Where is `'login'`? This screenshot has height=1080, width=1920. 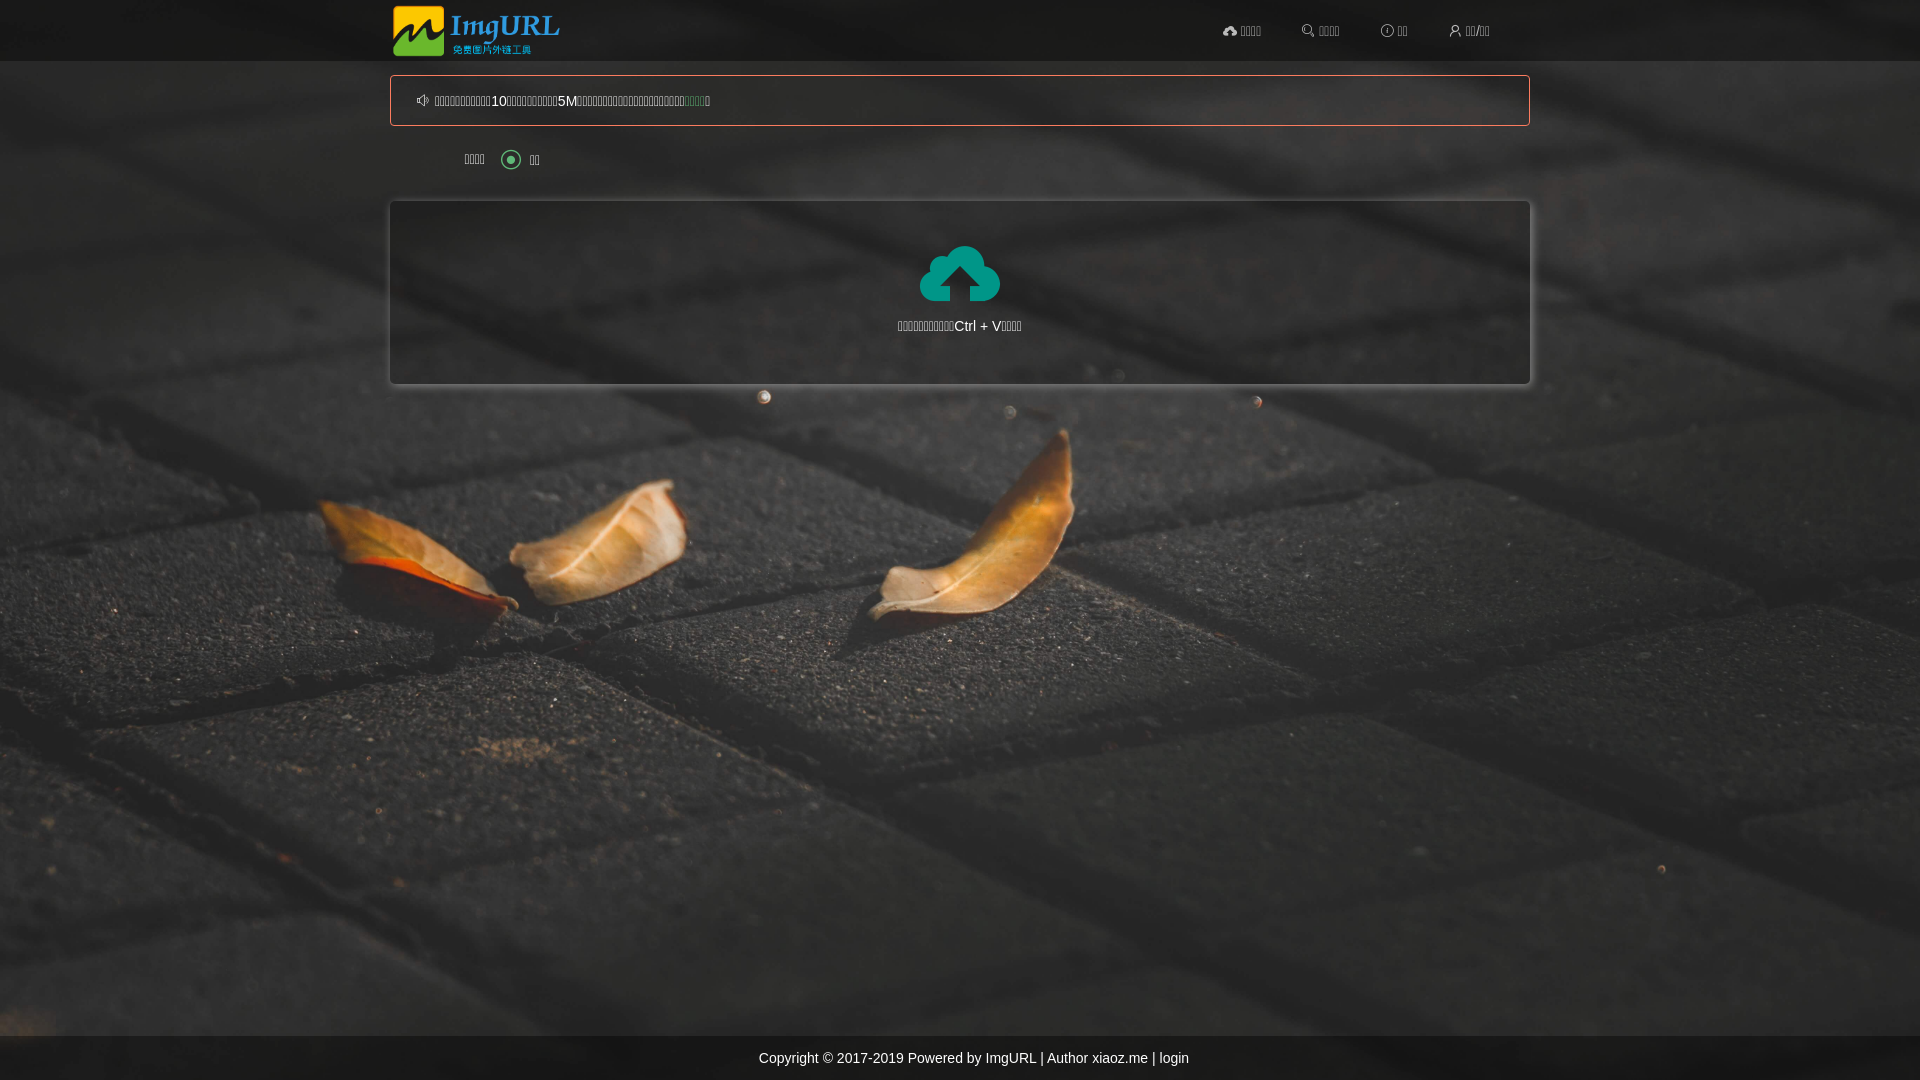
'login' is located at coordinates (1160, 1056).